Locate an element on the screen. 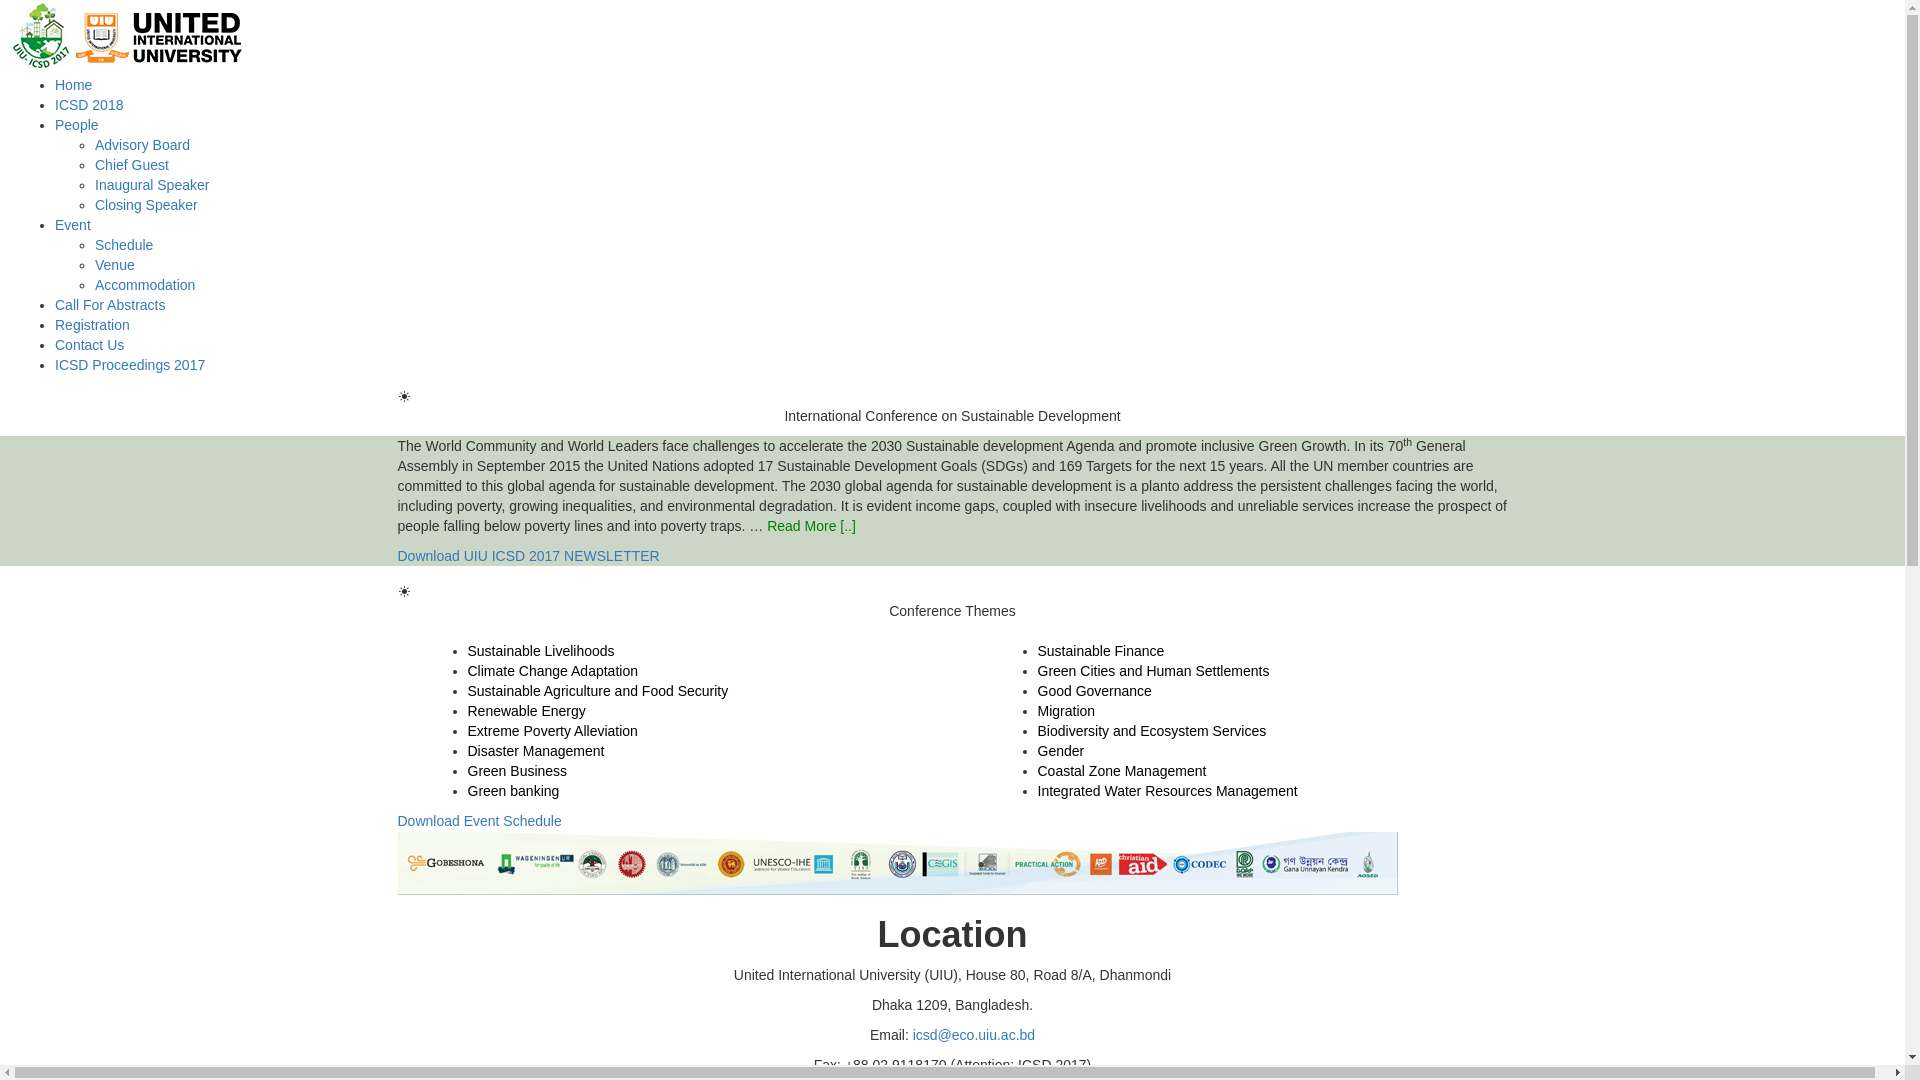 Image resolution: width=1920 pixels, height=1080 pixels. 'Home' is located at coordinates (73, 83).